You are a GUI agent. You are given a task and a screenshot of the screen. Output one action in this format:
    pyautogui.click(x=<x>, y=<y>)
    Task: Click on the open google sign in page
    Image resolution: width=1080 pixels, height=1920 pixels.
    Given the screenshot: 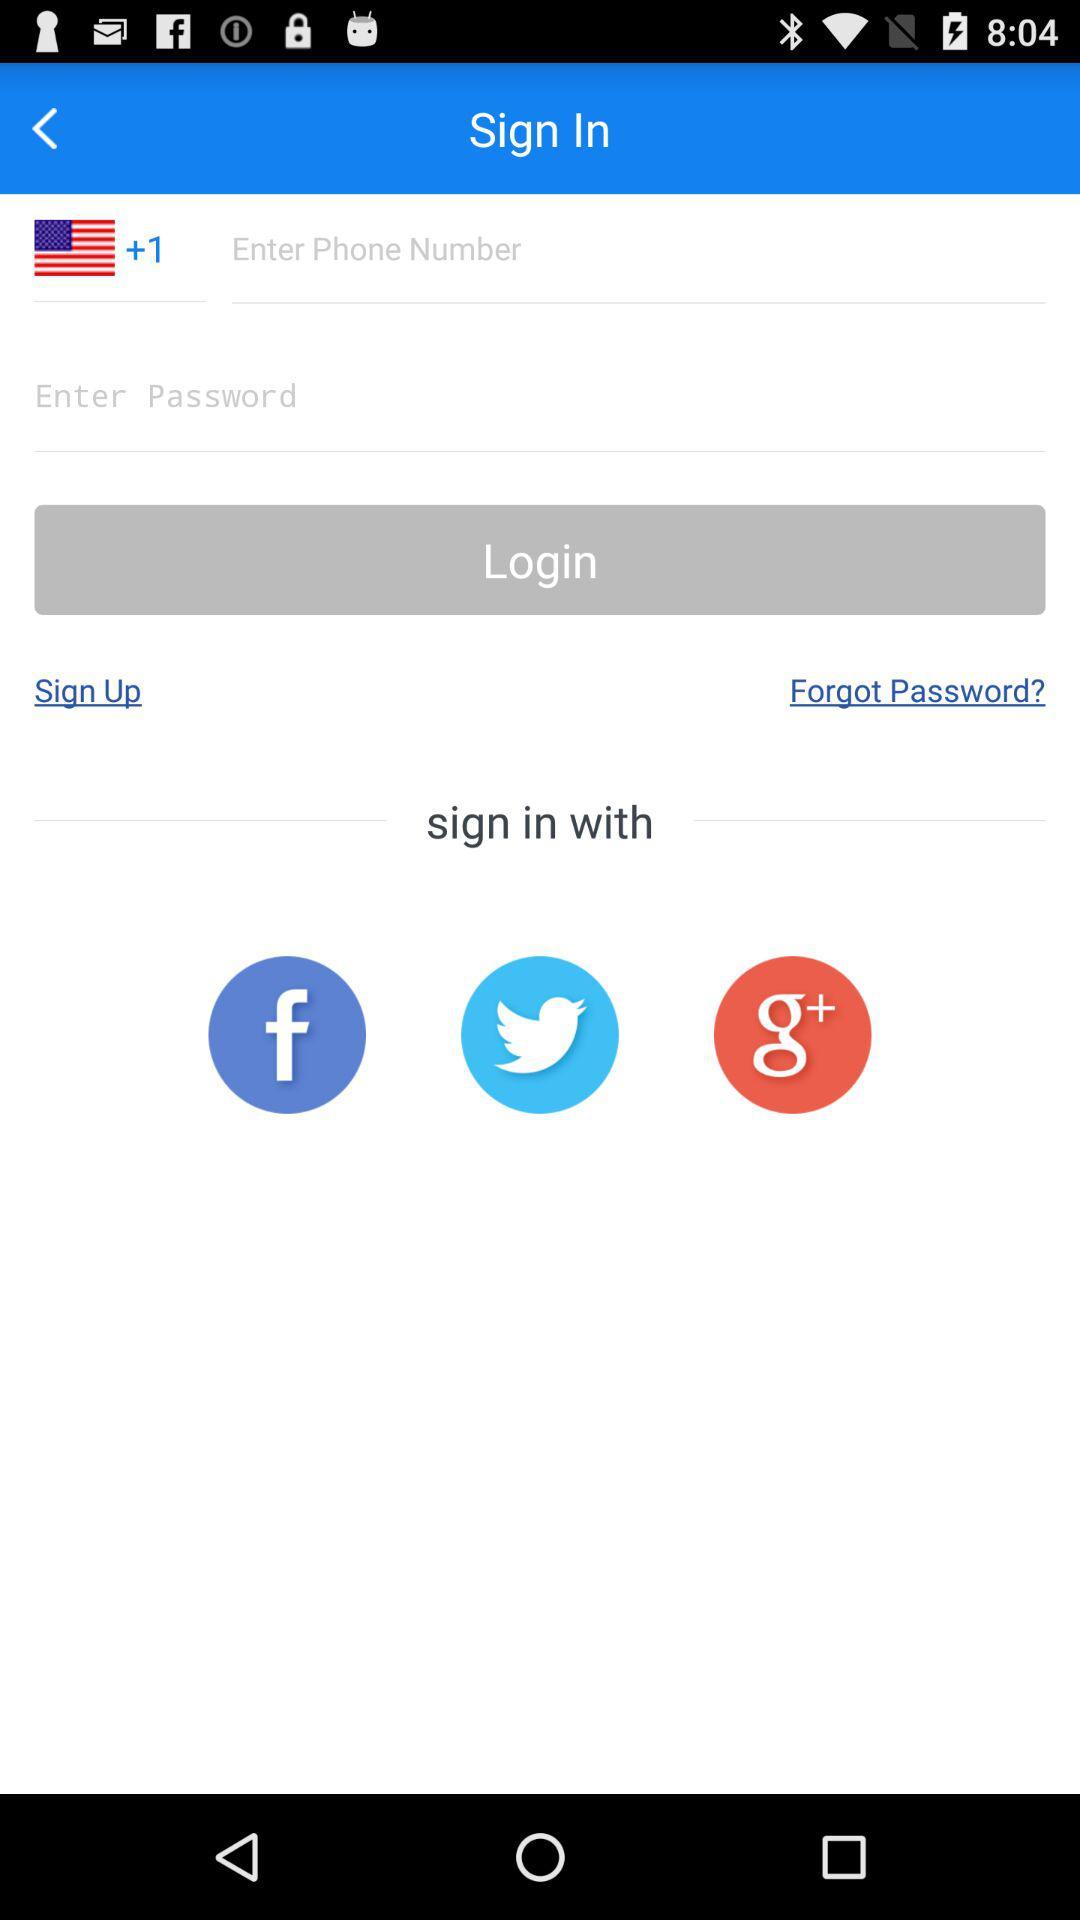 What is the action you would take?
    pyautogui.click(x=791, y=1035)
    